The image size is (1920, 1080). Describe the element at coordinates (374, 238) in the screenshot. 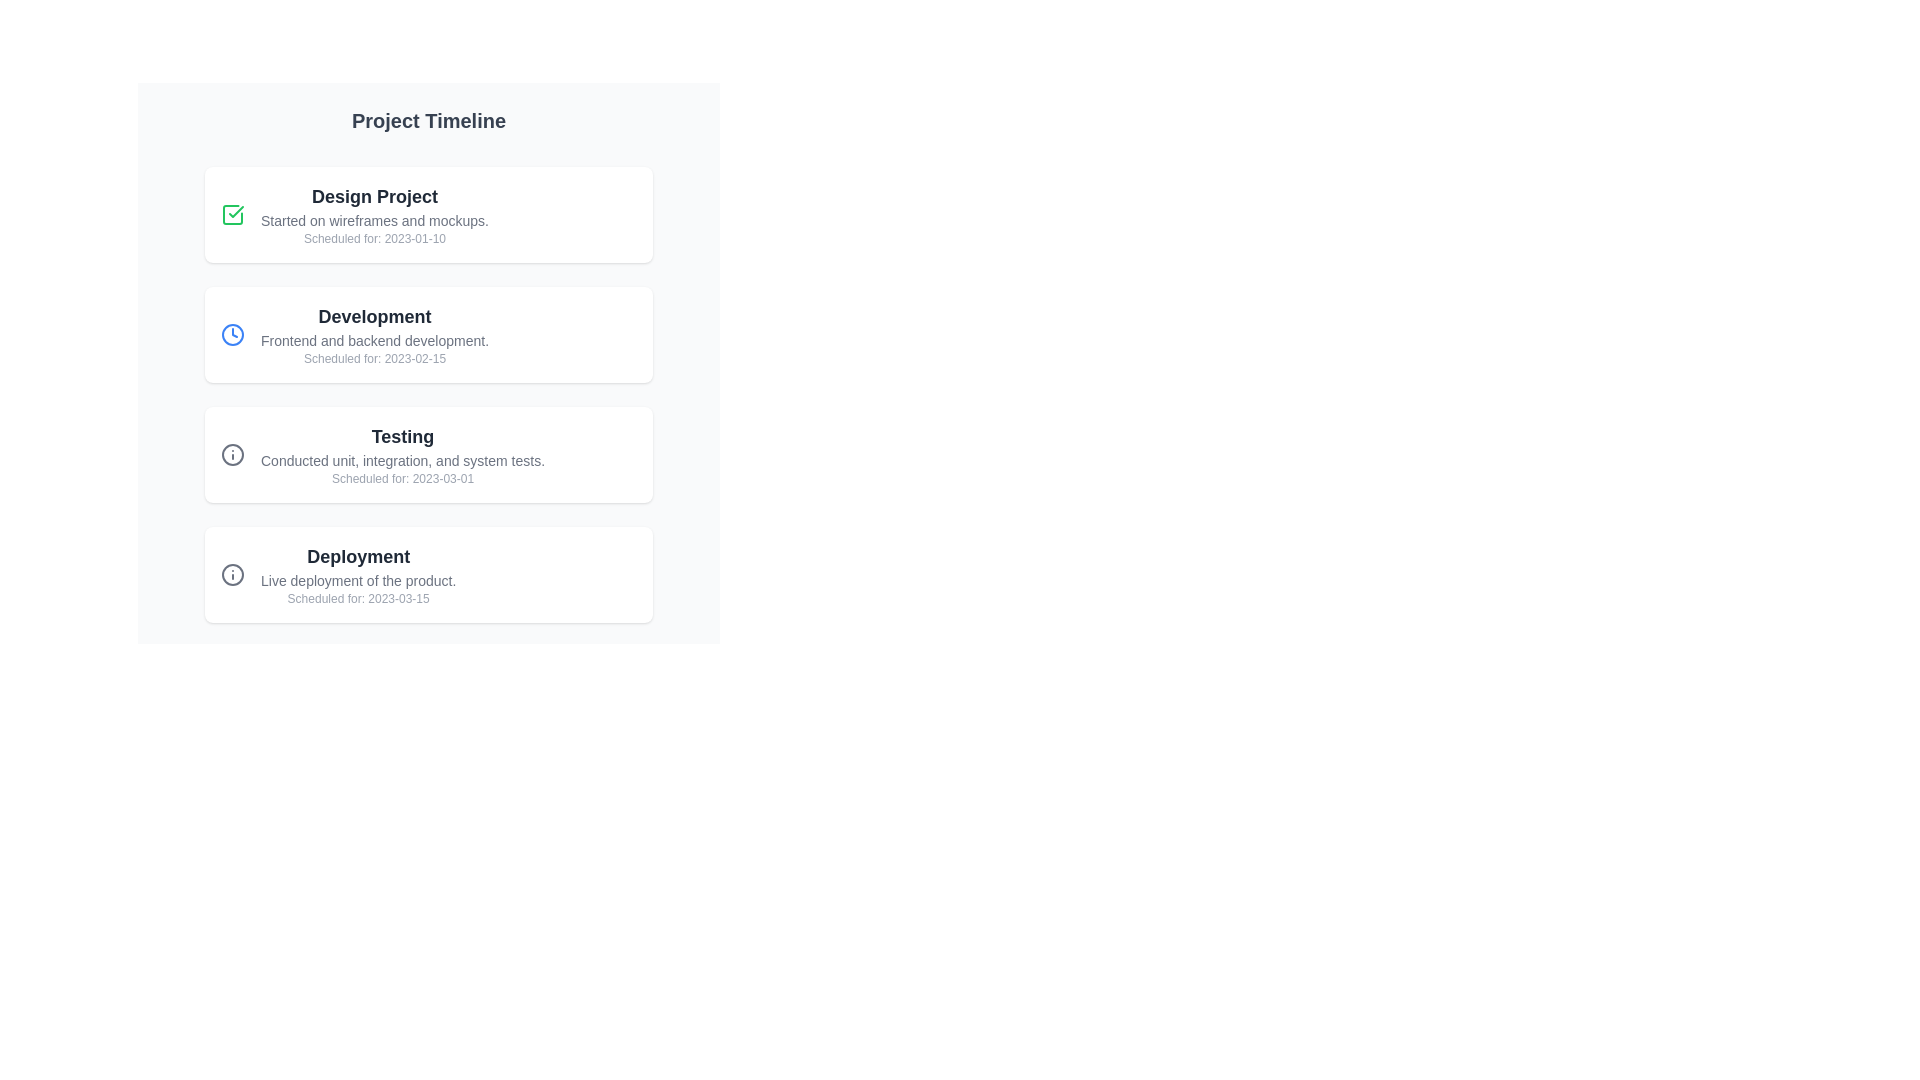

I see `the static text indicating the scheduled date, which is styled in light gray and positioned below the description text within the 'Design Project' card` at that location.